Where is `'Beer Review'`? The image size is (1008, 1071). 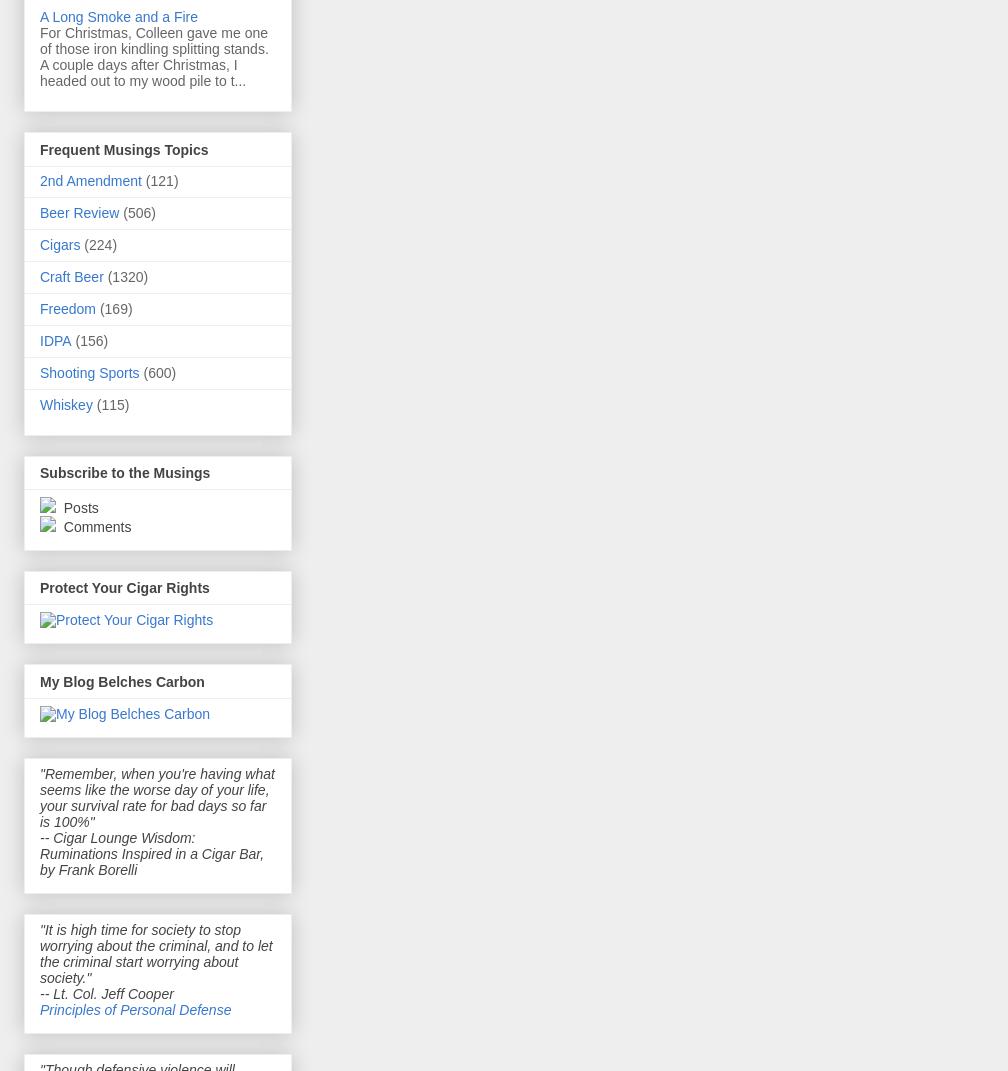
'Beer Review' is located at coordinates (79, 210).